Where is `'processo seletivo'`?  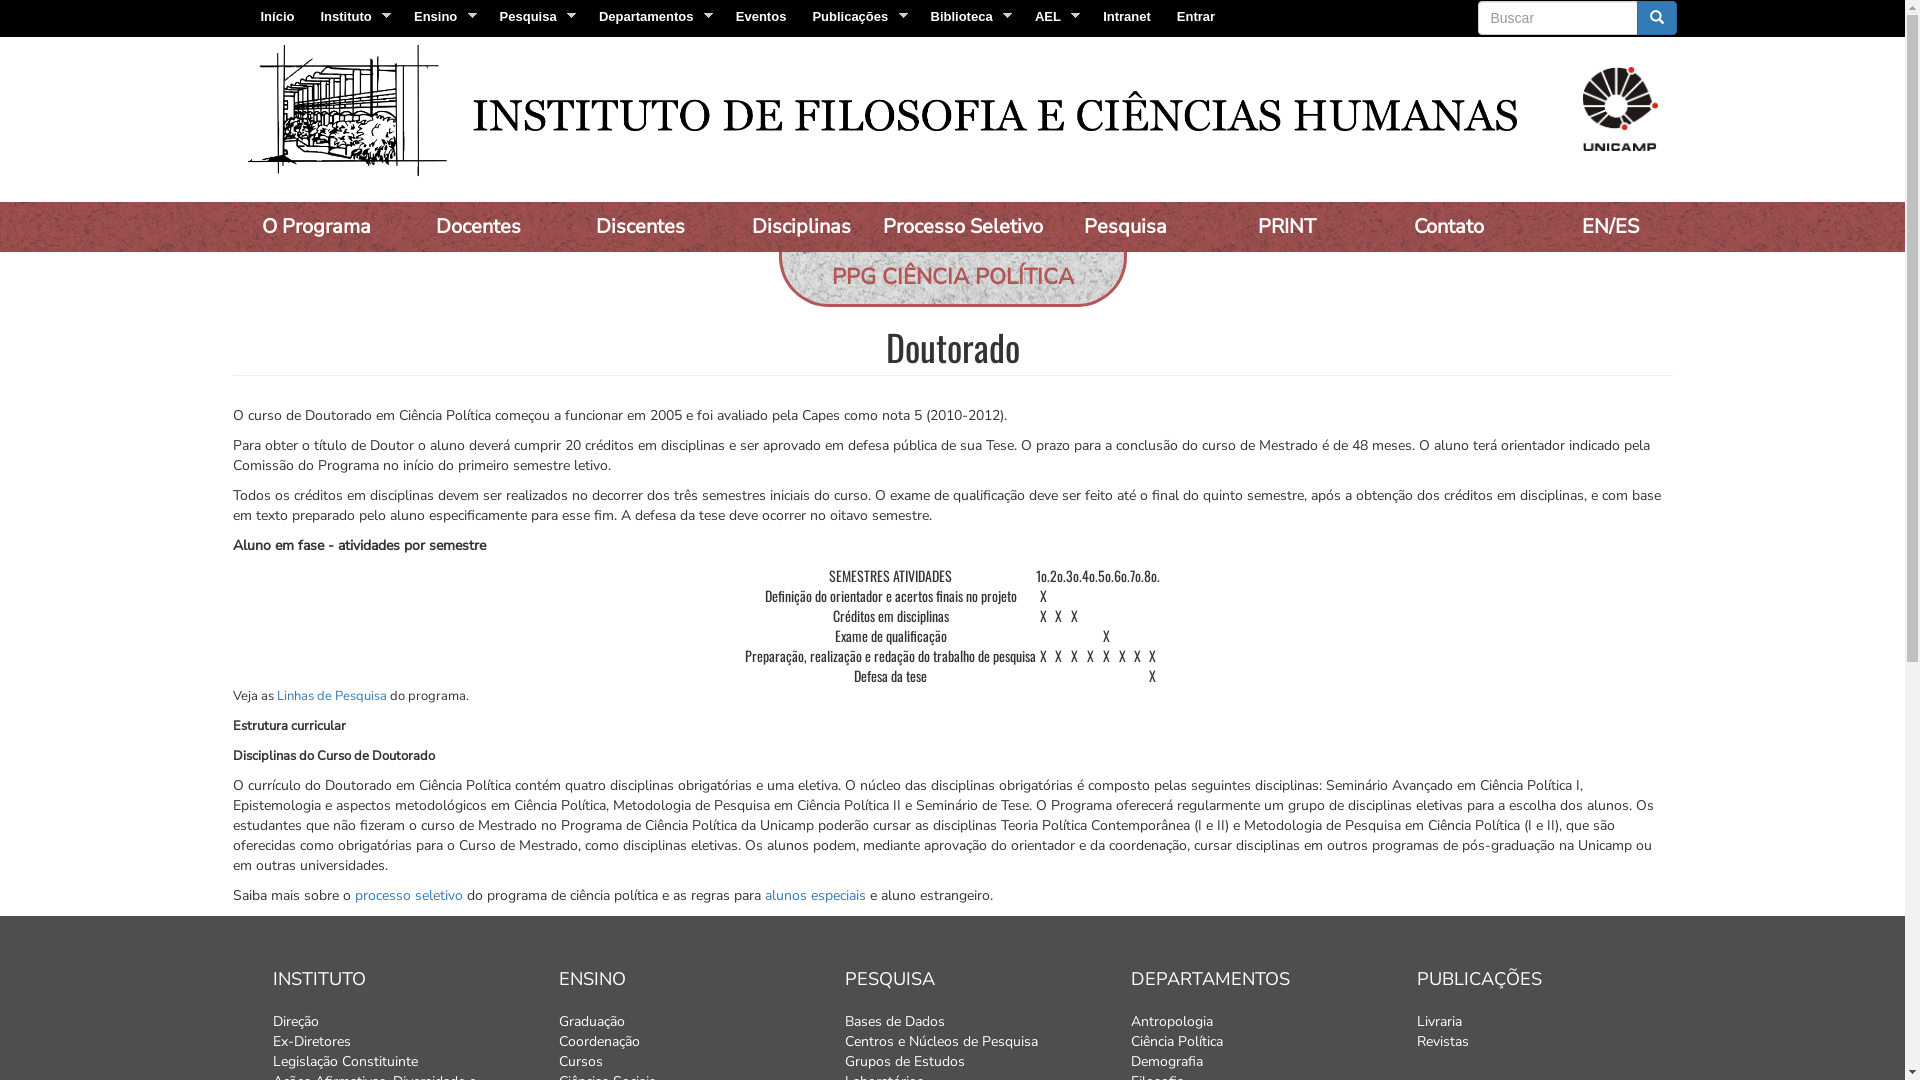 'processo seletivo' is located at coordinates (407, 894).